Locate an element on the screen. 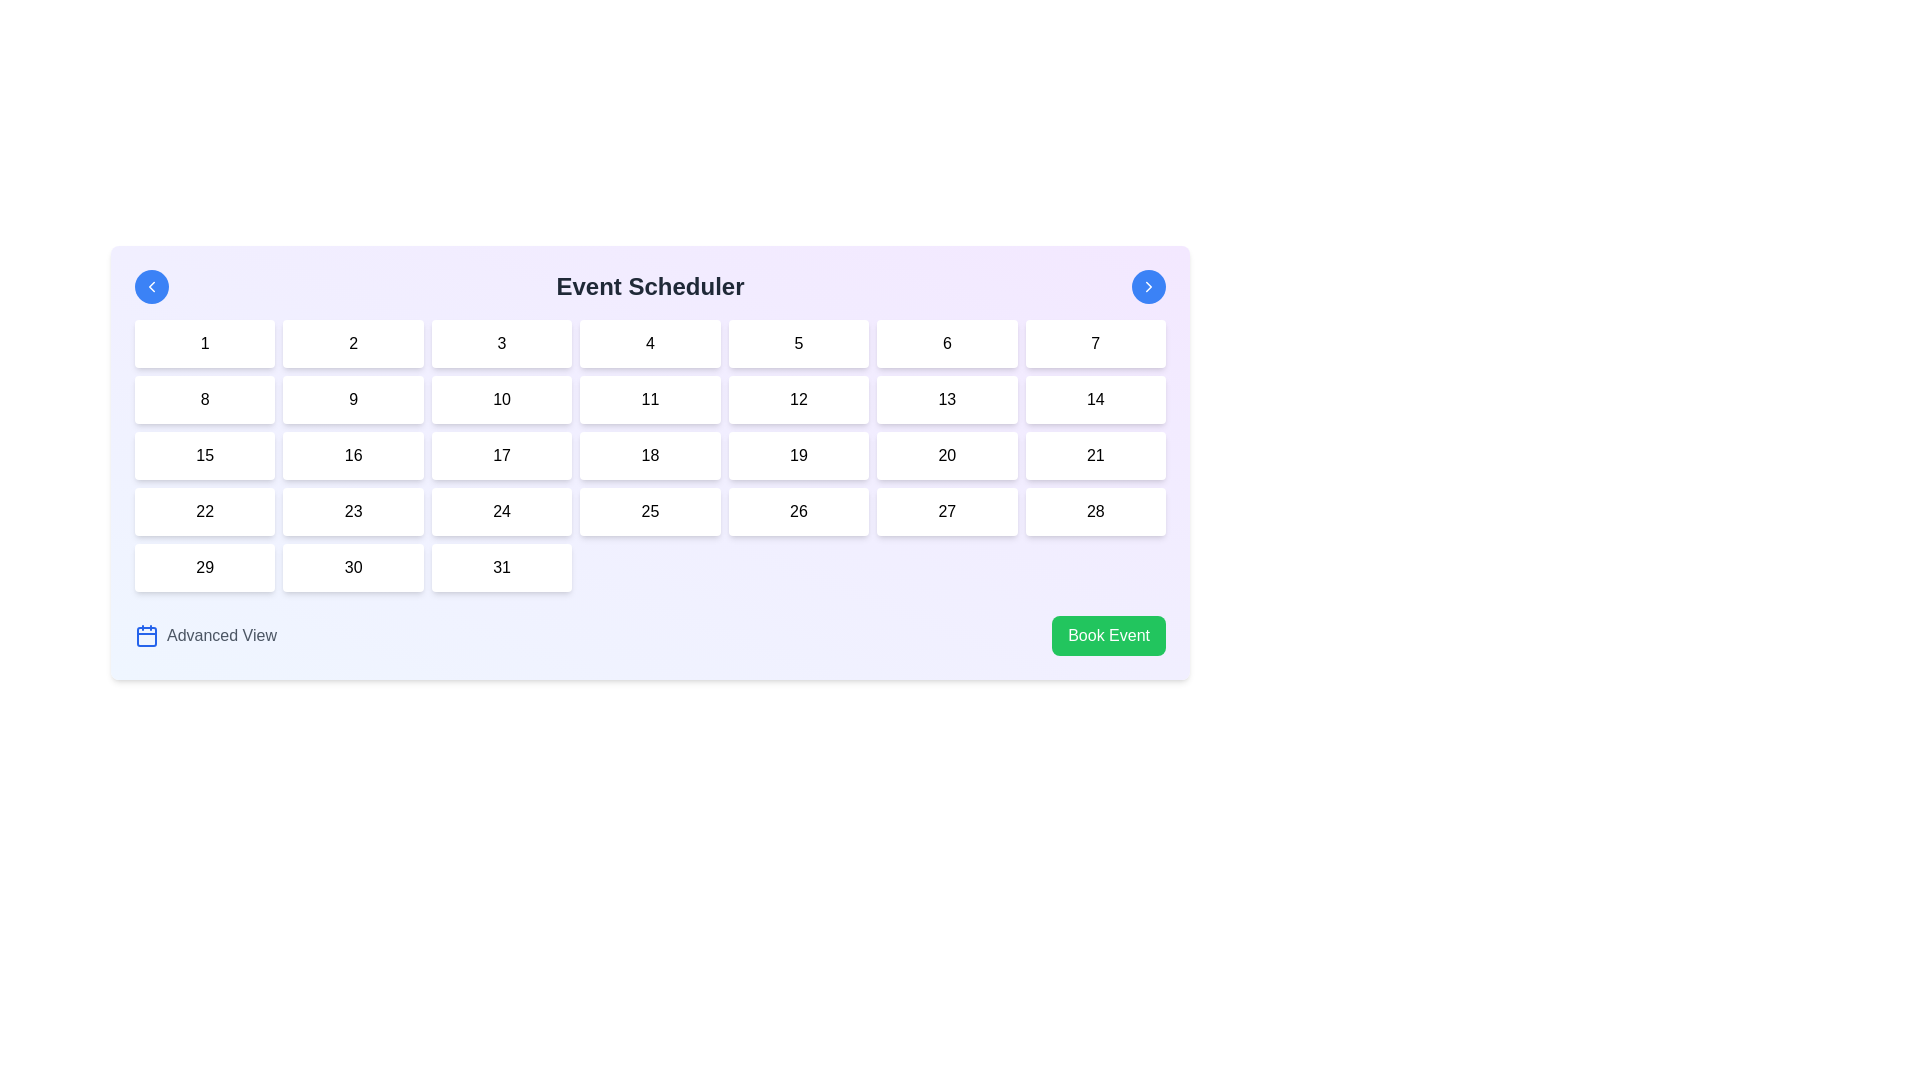 This screenshot has width=1920, height=1080. the selectable day button in the Event Scheduler grid to observe the background color change is located at coordinates (502, 400).